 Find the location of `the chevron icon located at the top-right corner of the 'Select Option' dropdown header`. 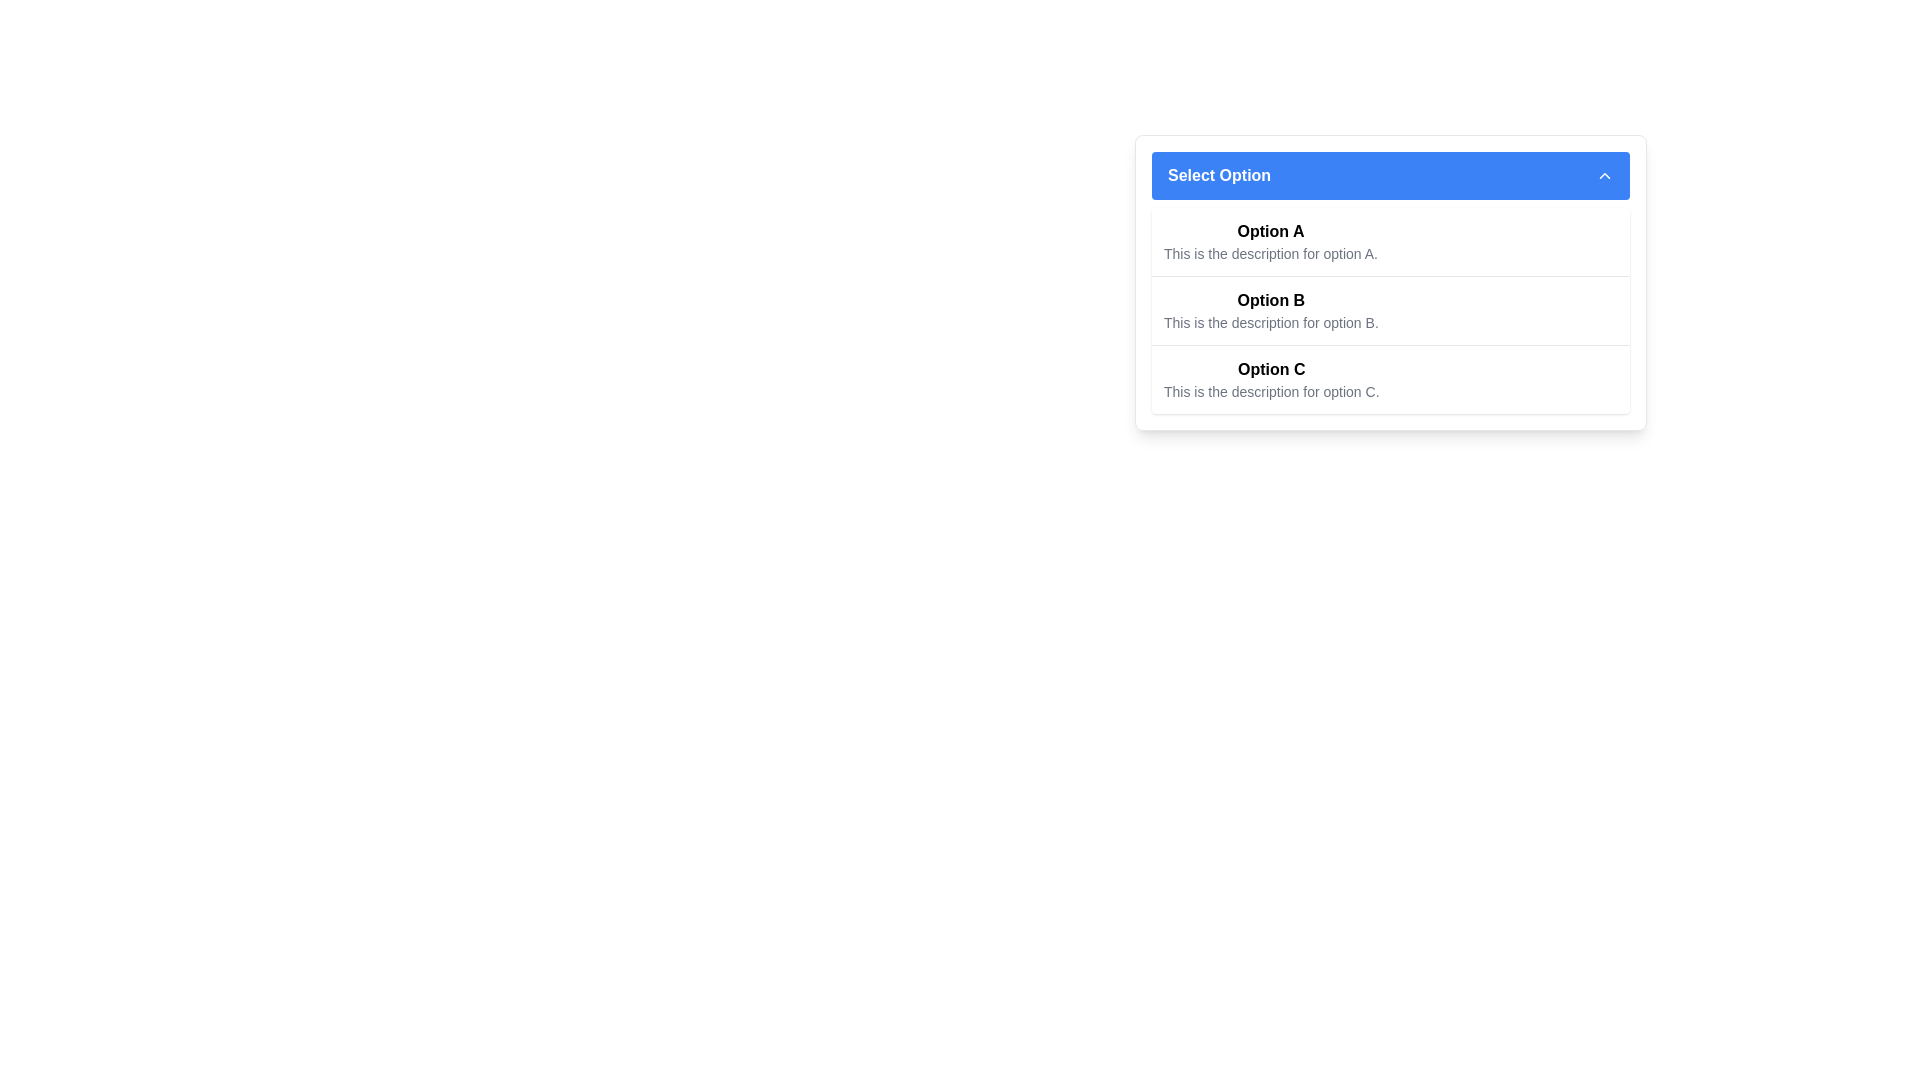

the chevron icon located at the top-right corner of the 'Select Option' dropdown header is located at coordinates (1604, 175).